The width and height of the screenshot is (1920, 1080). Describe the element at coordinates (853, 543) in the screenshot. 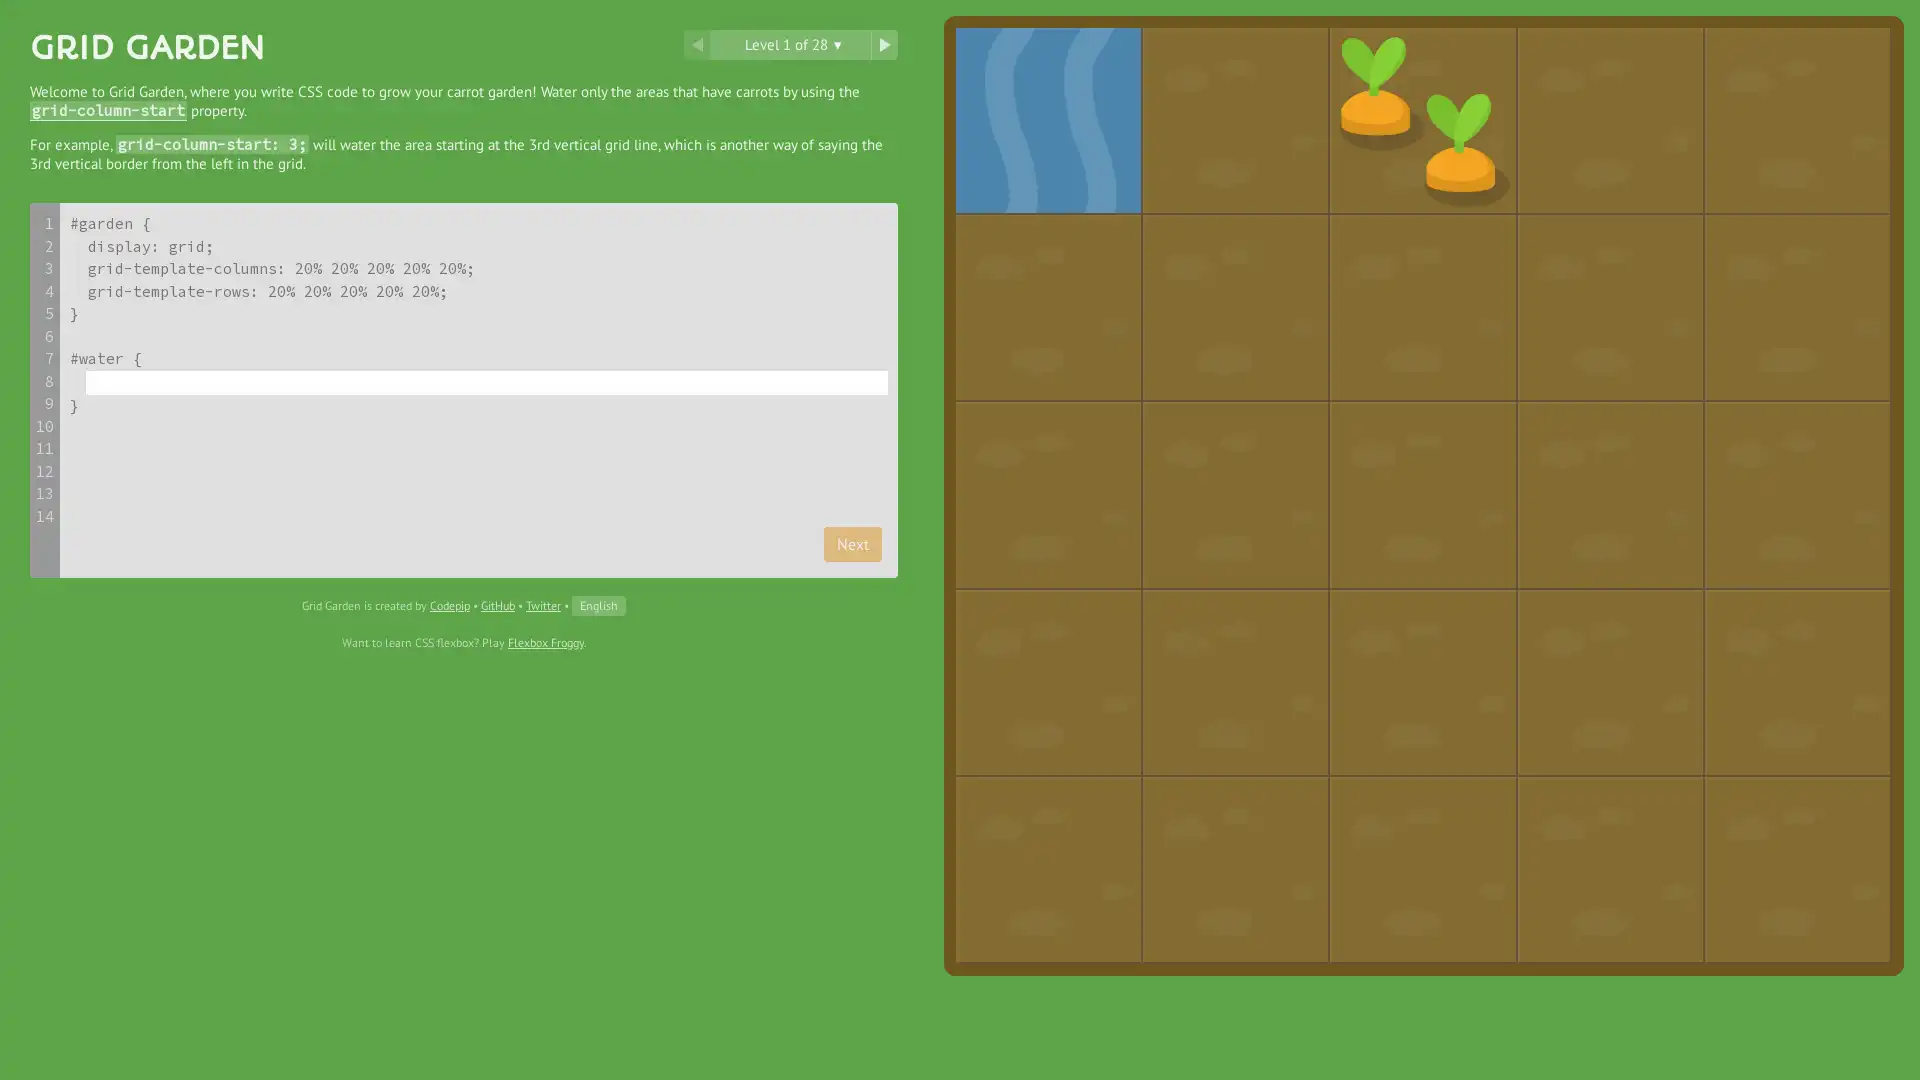

I see `Next` at that location.